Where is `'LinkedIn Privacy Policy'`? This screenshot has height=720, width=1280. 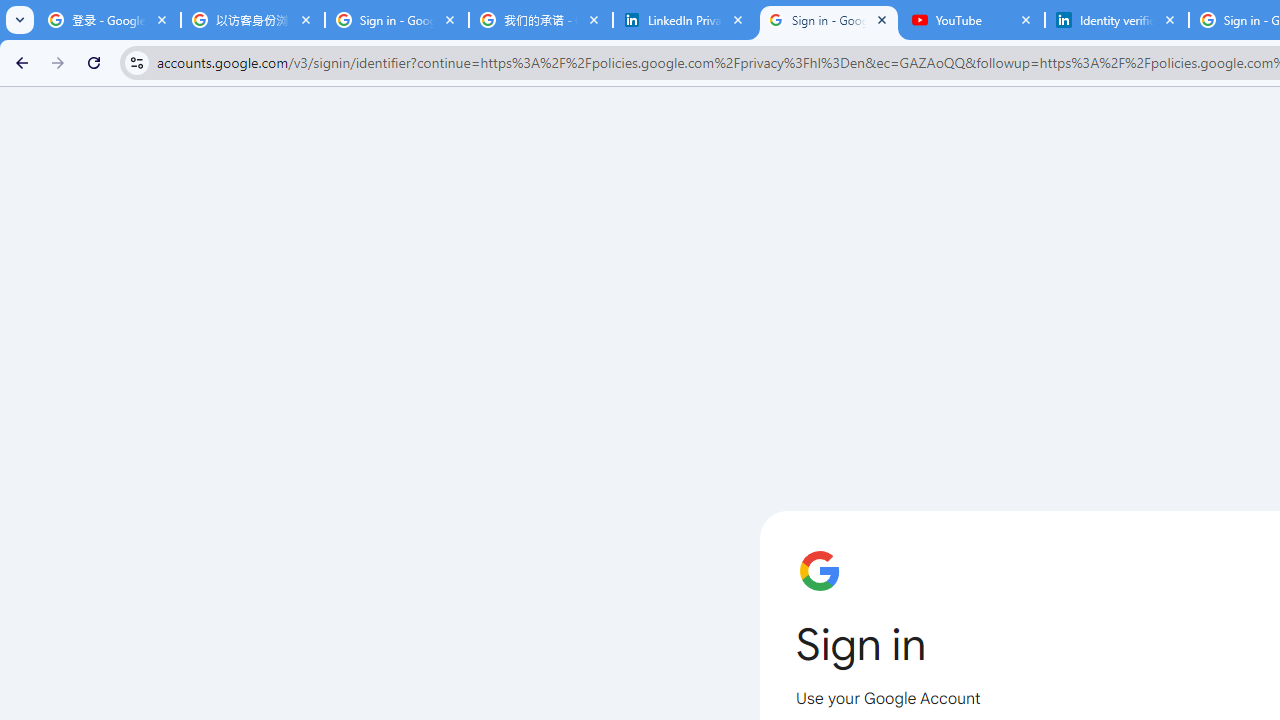 'LinkedIn Privacy Policy' is located at coordinates (684, 20).